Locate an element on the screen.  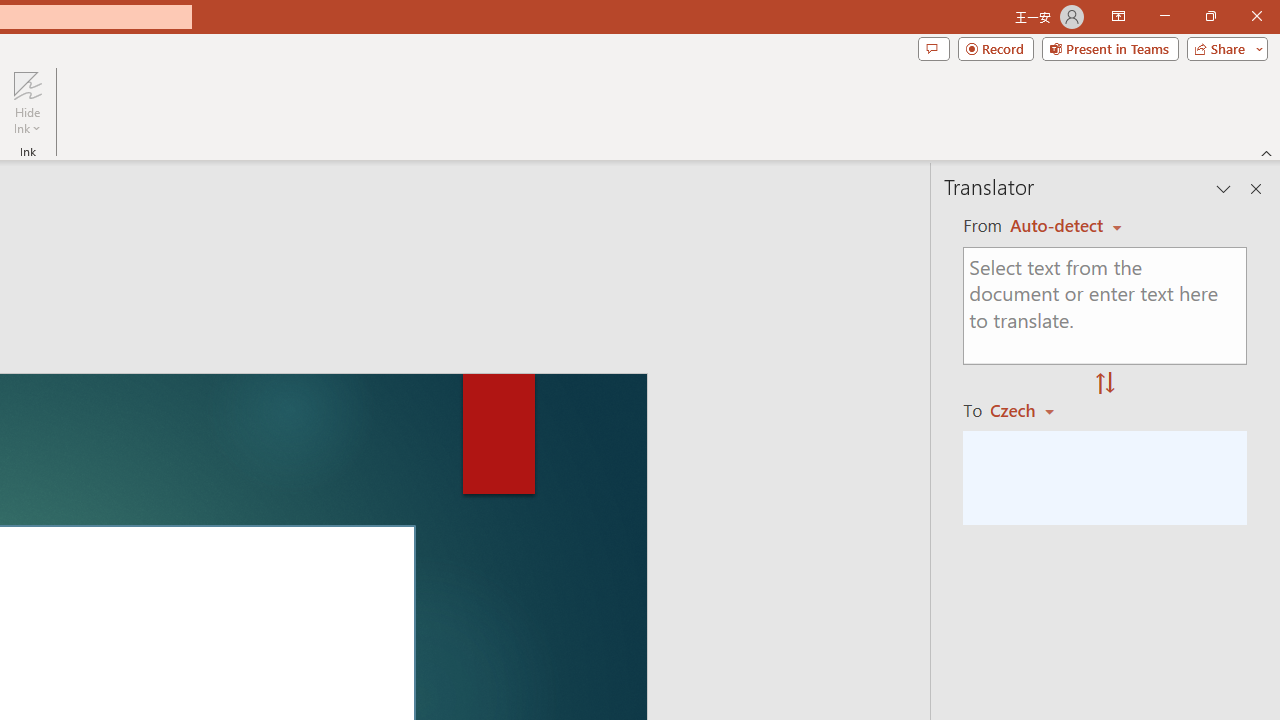
'Hide Ink' is located at coordinates (27, 103).